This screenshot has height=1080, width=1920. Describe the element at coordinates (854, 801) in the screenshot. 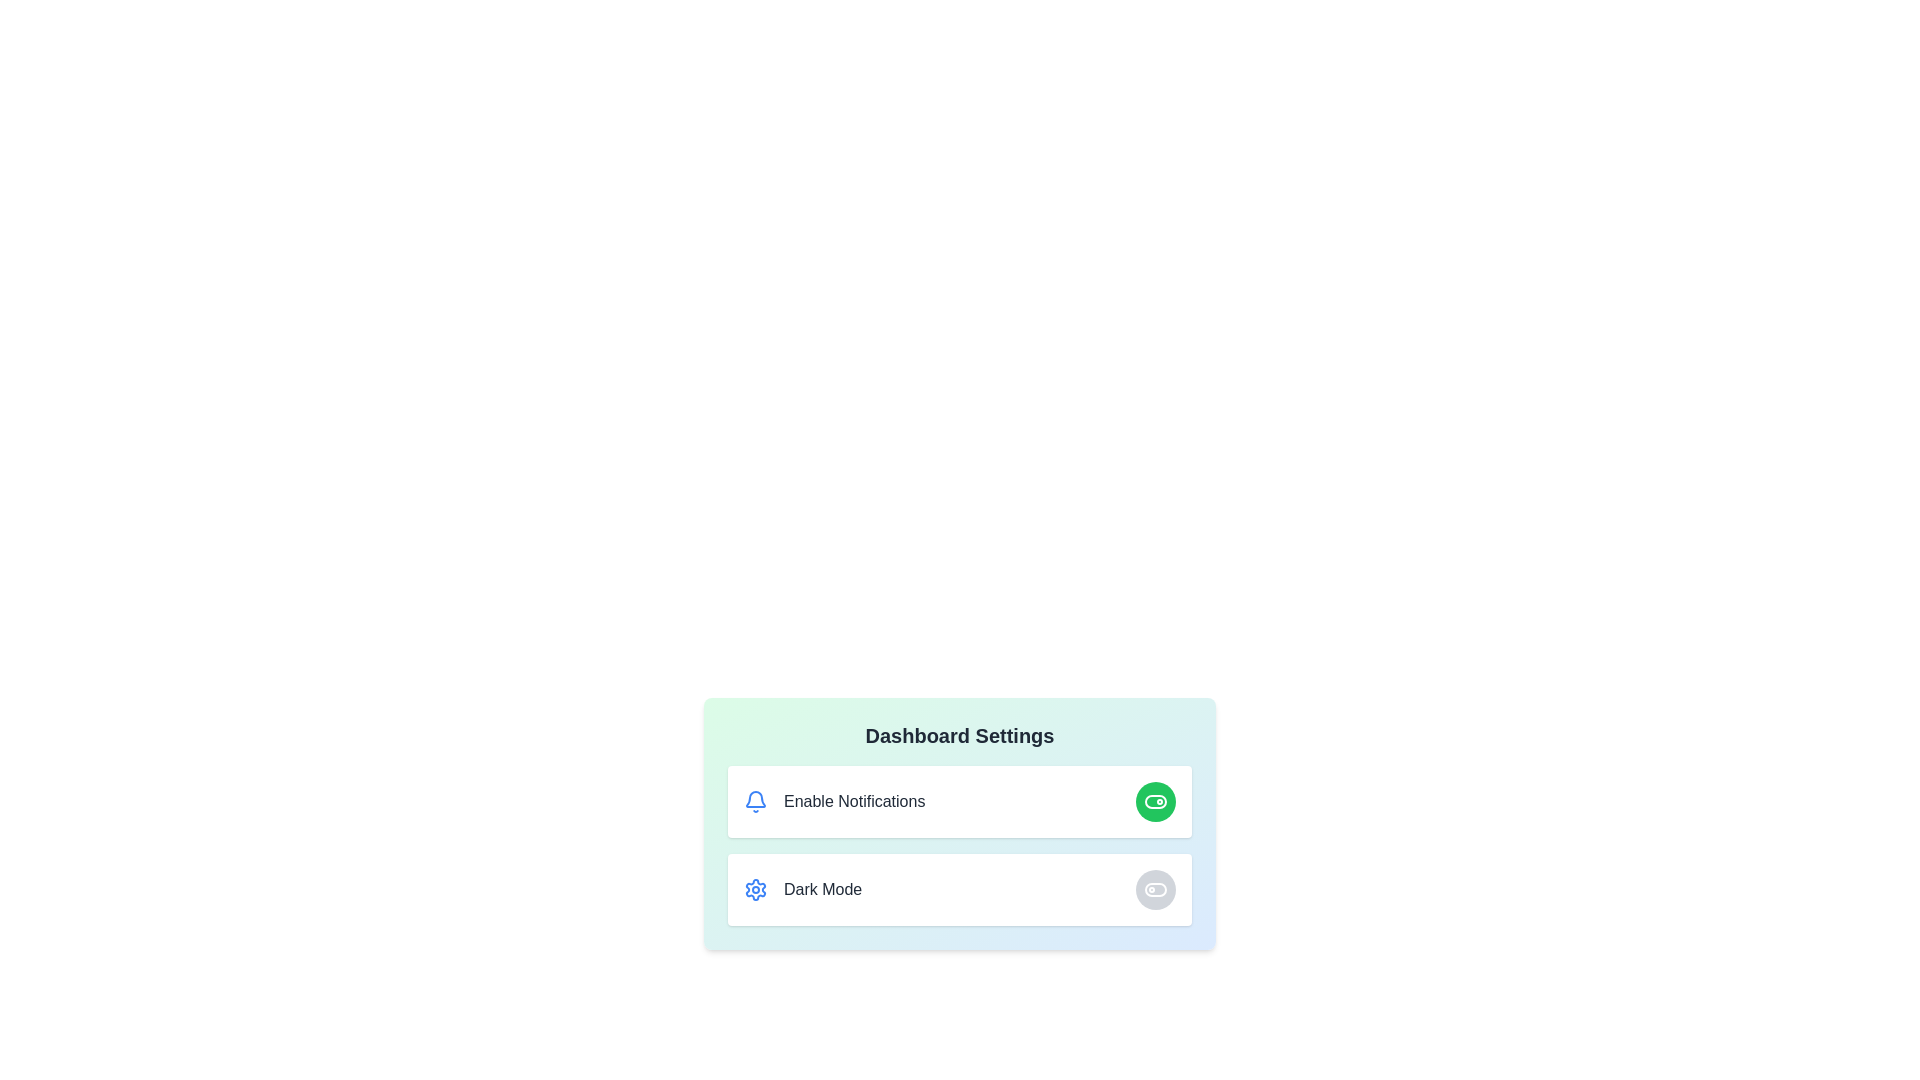

I see `the Text label describing the notification setting` at that location.